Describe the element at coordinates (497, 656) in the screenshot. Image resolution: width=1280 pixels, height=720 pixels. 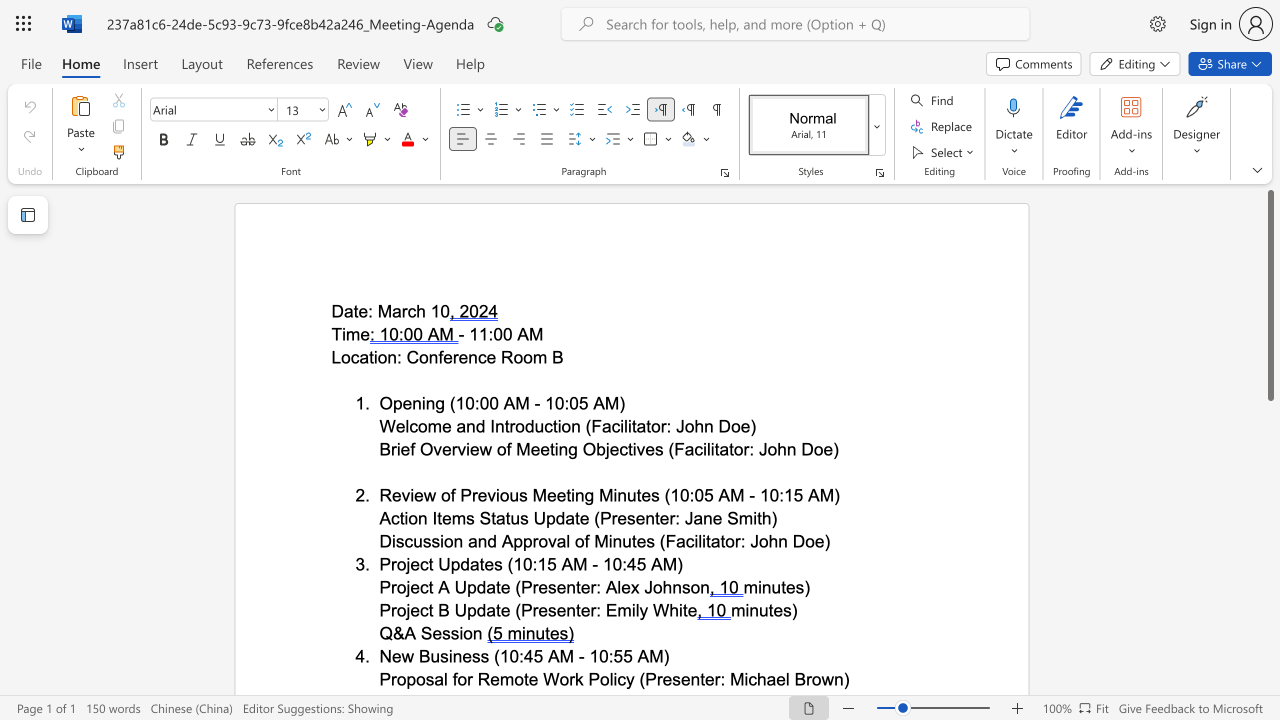
I see `the 1th character "(" in the text` at that location.